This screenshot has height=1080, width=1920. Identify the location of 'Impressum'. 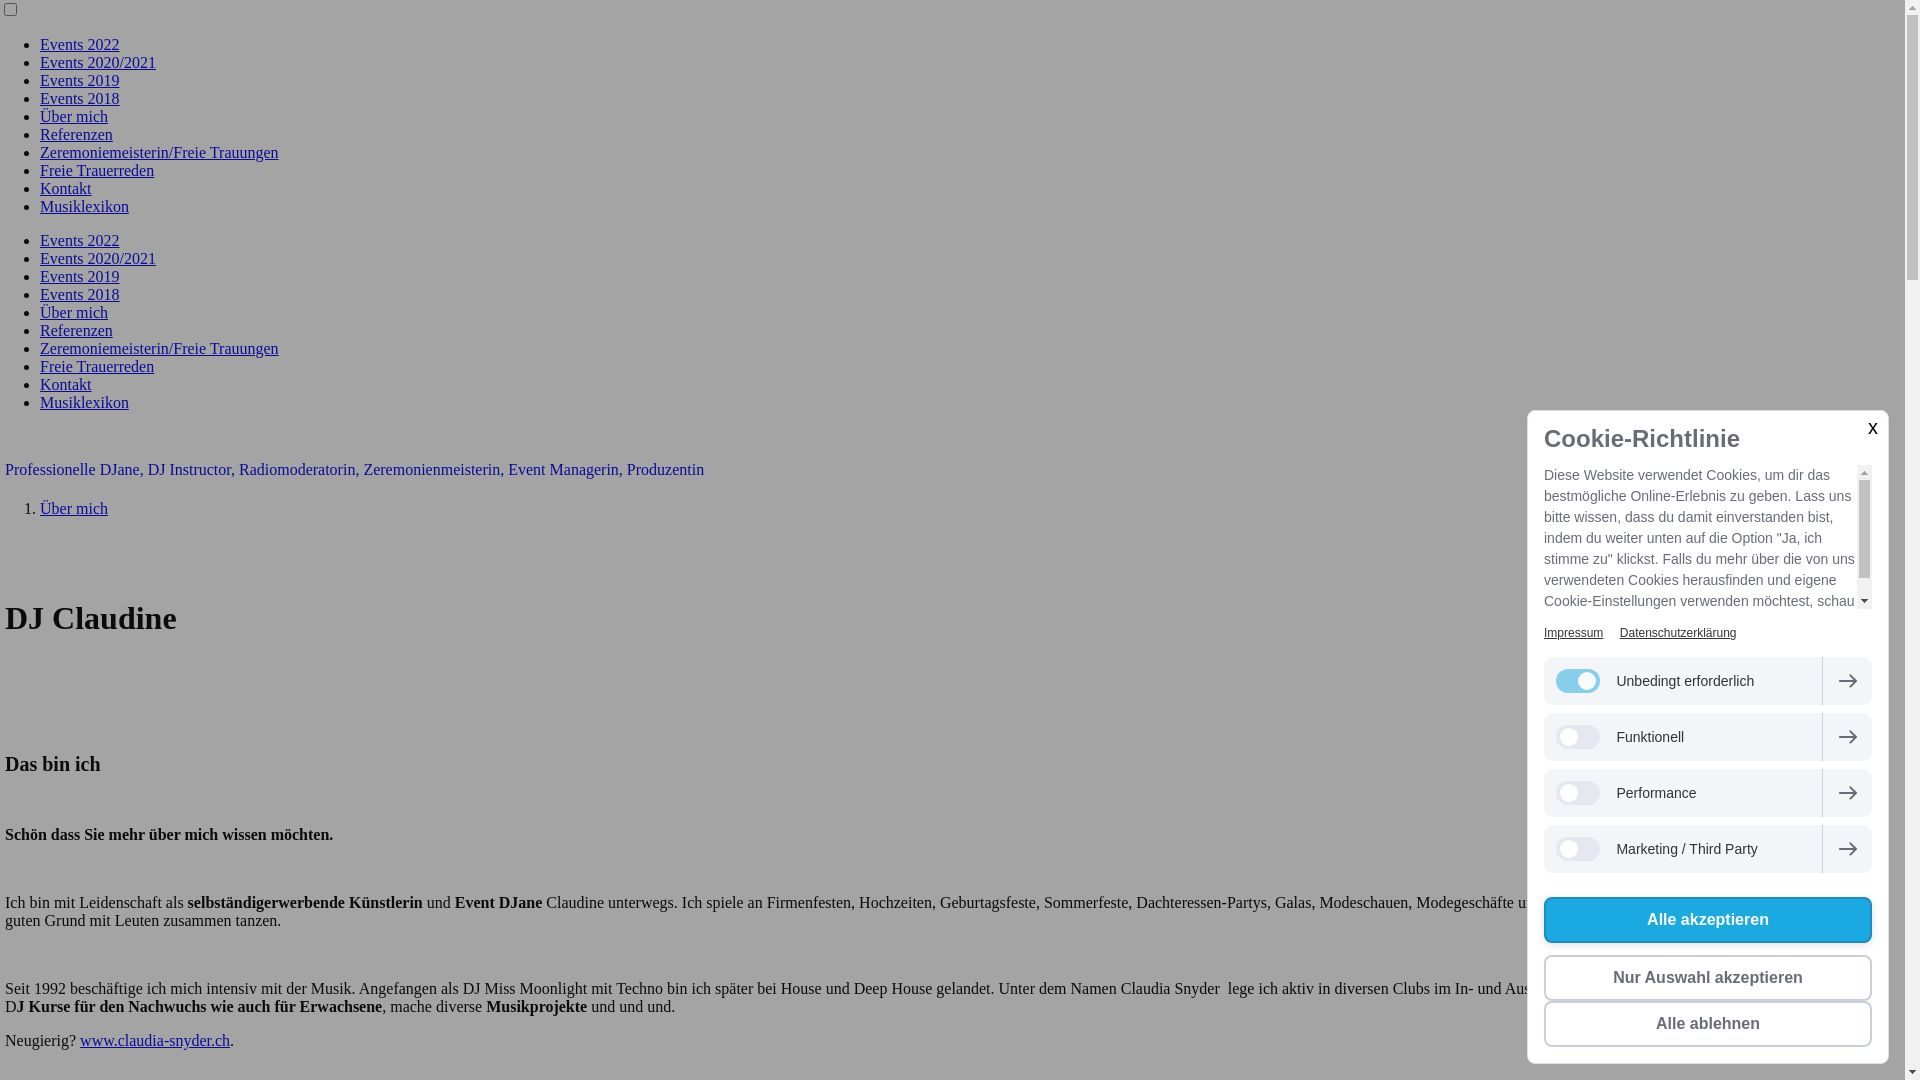
(1572, 632).